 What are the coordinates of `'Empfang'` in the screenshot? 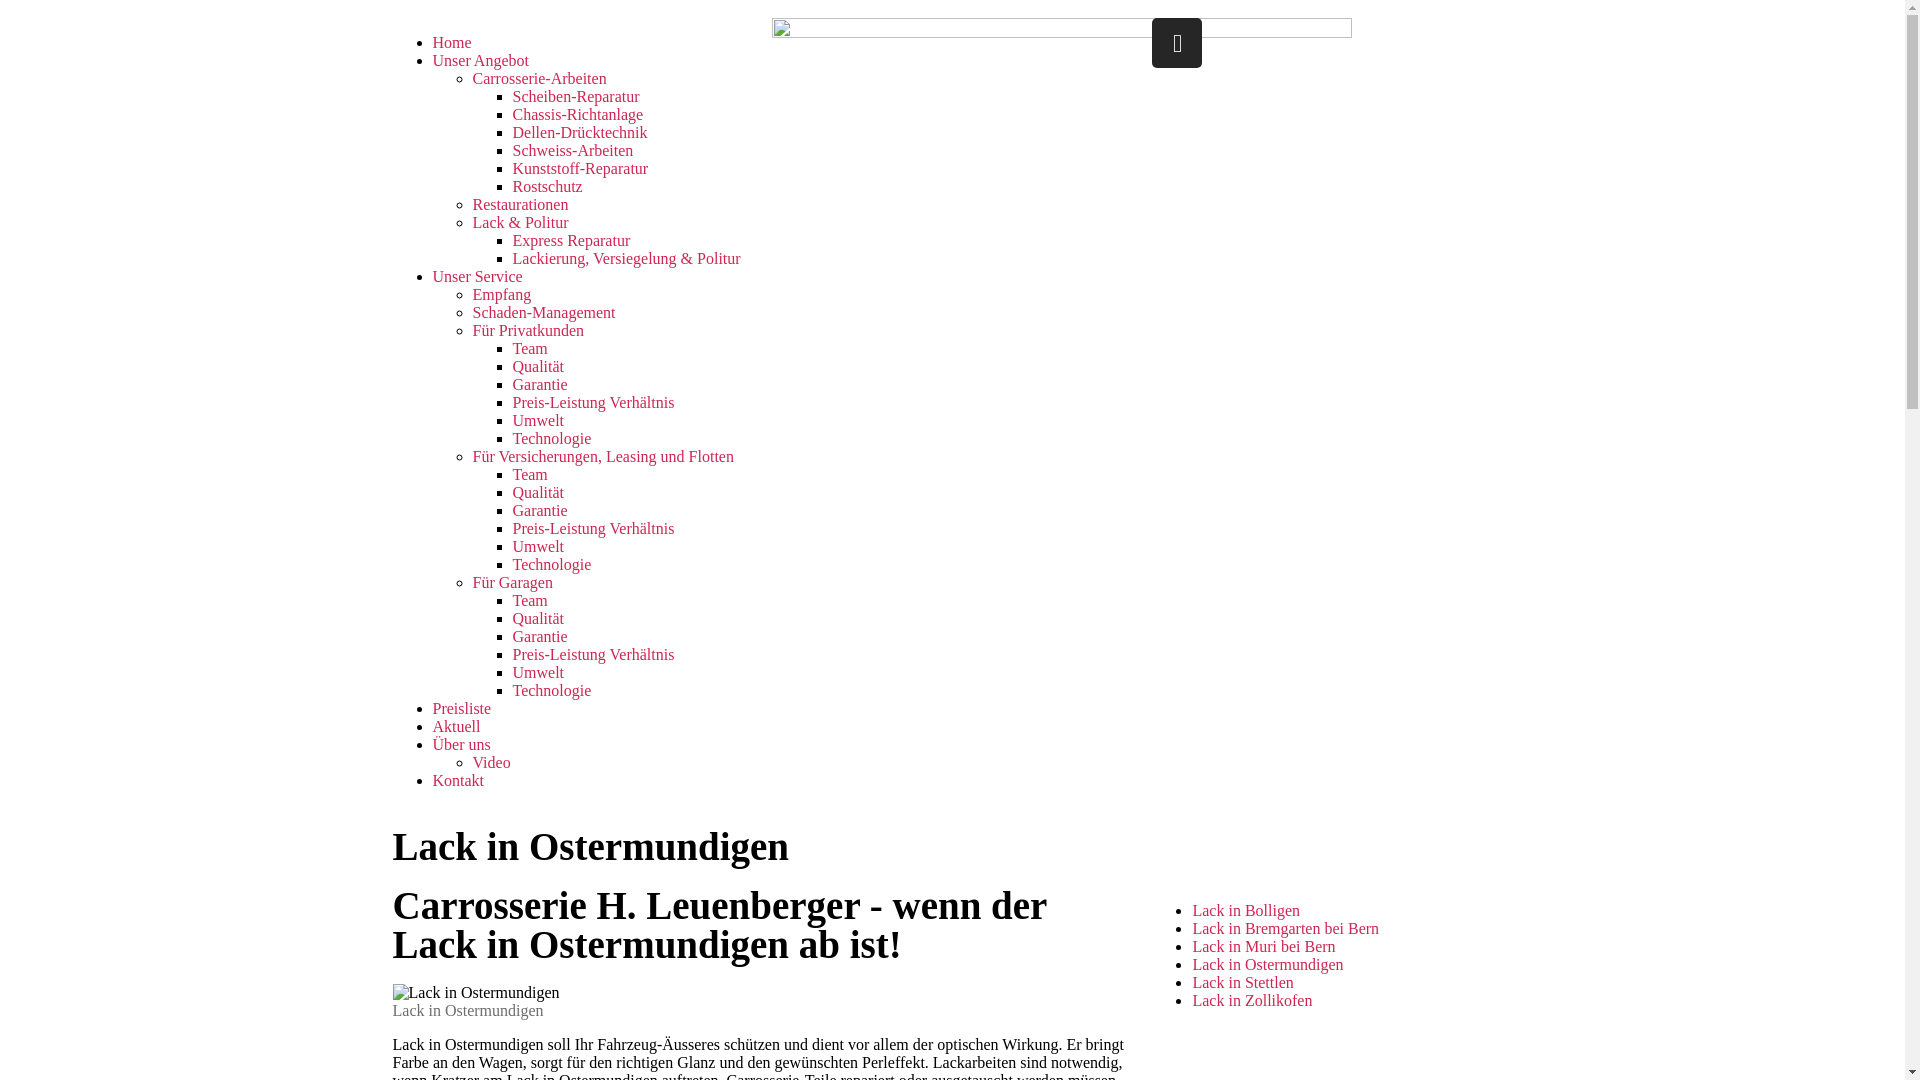 It's located at (501, 294).